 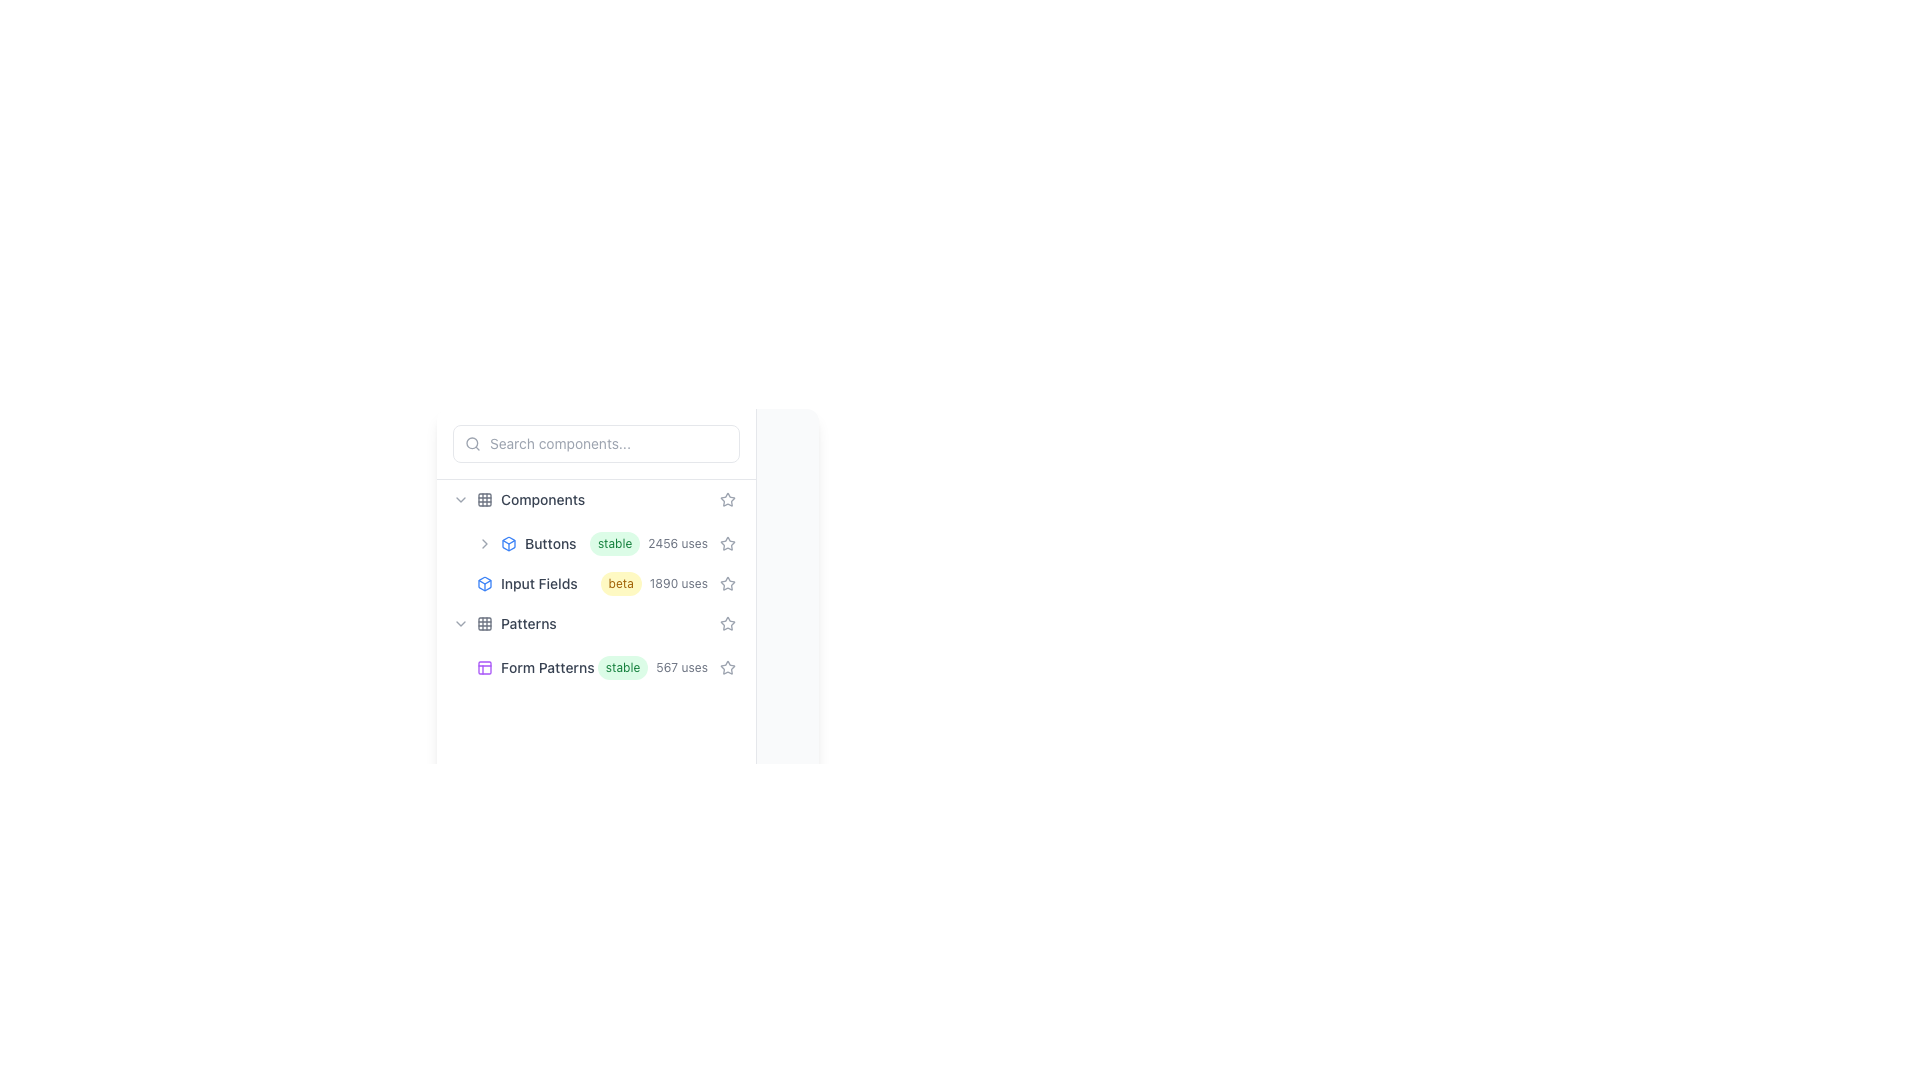 I want to click on the navigation button labeled 'Patterns' located in the sidebar, which is the third item in the list, so click(x=595, y=623).